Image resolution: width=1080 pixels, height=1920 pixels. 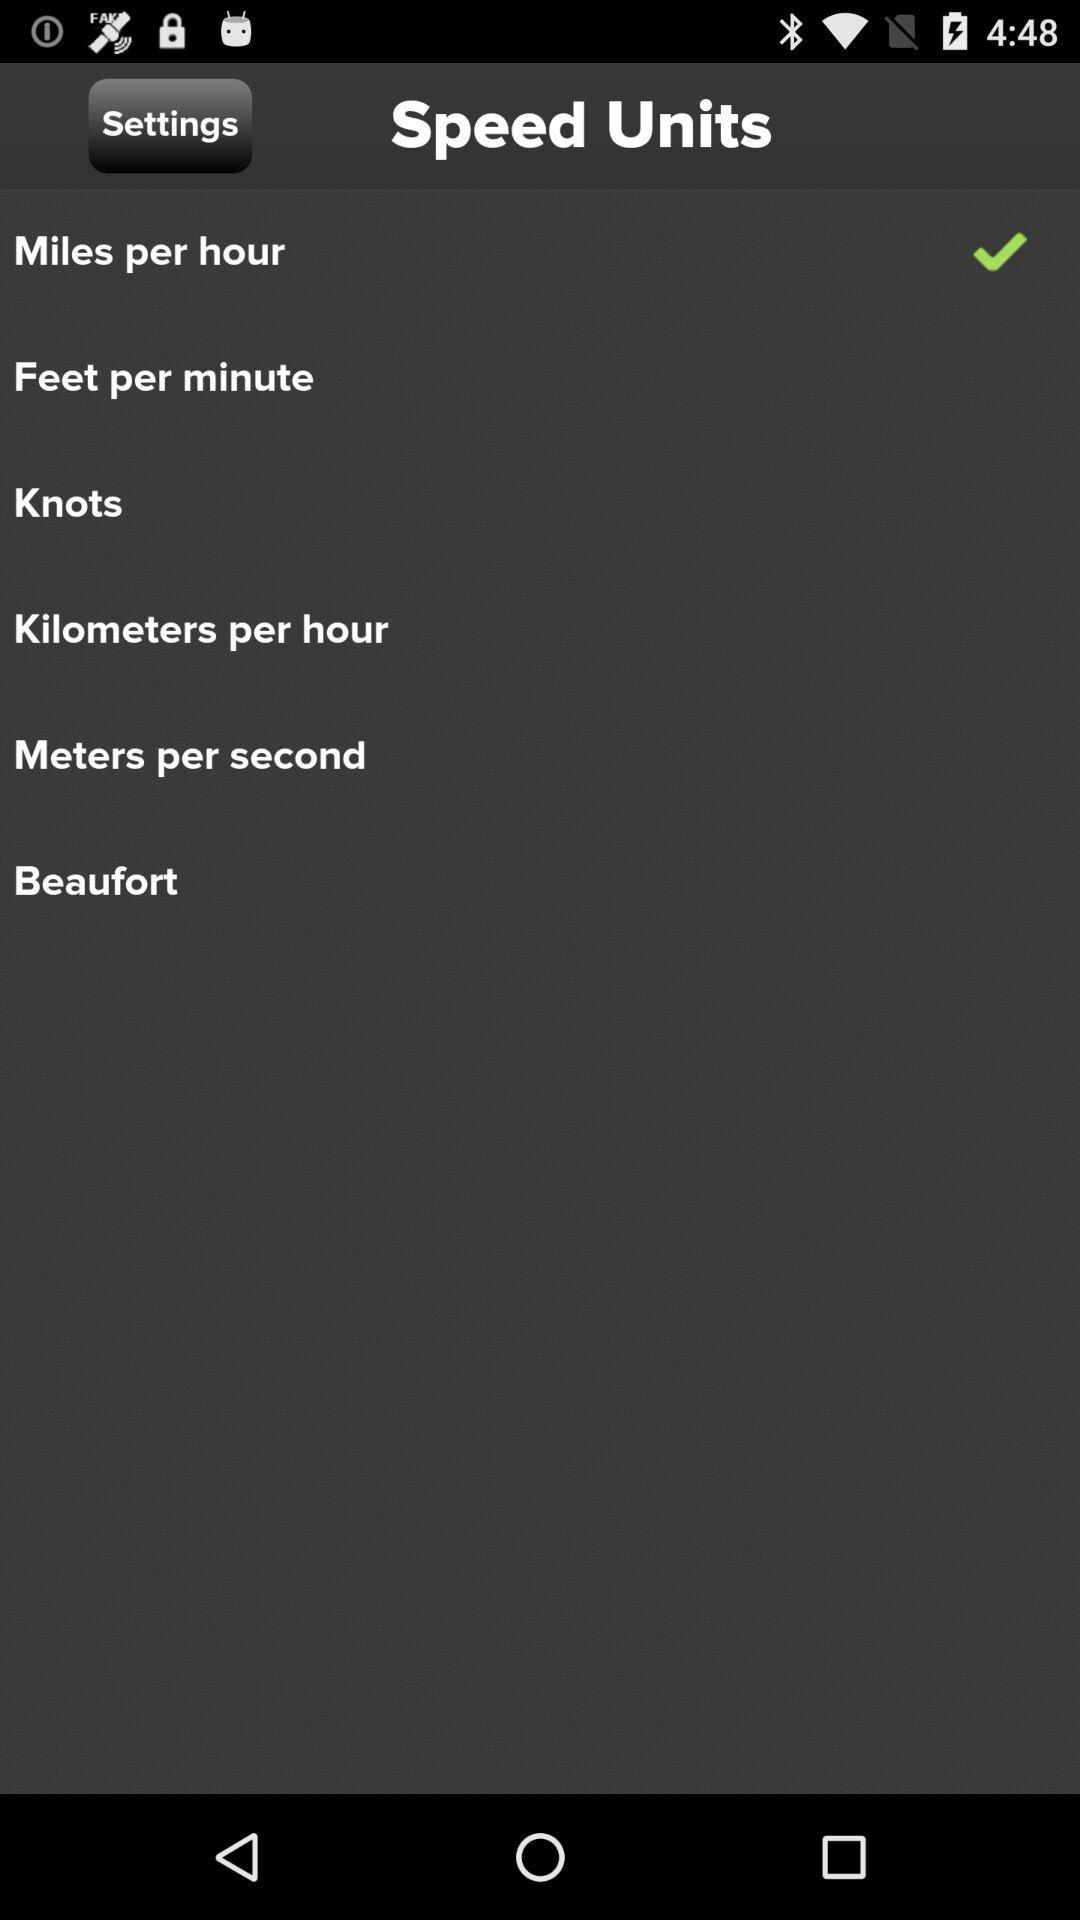 What do you see at coordinates (169, 124) in the screenshot?
I see `the settings icon` at bounding box center [169, 124].